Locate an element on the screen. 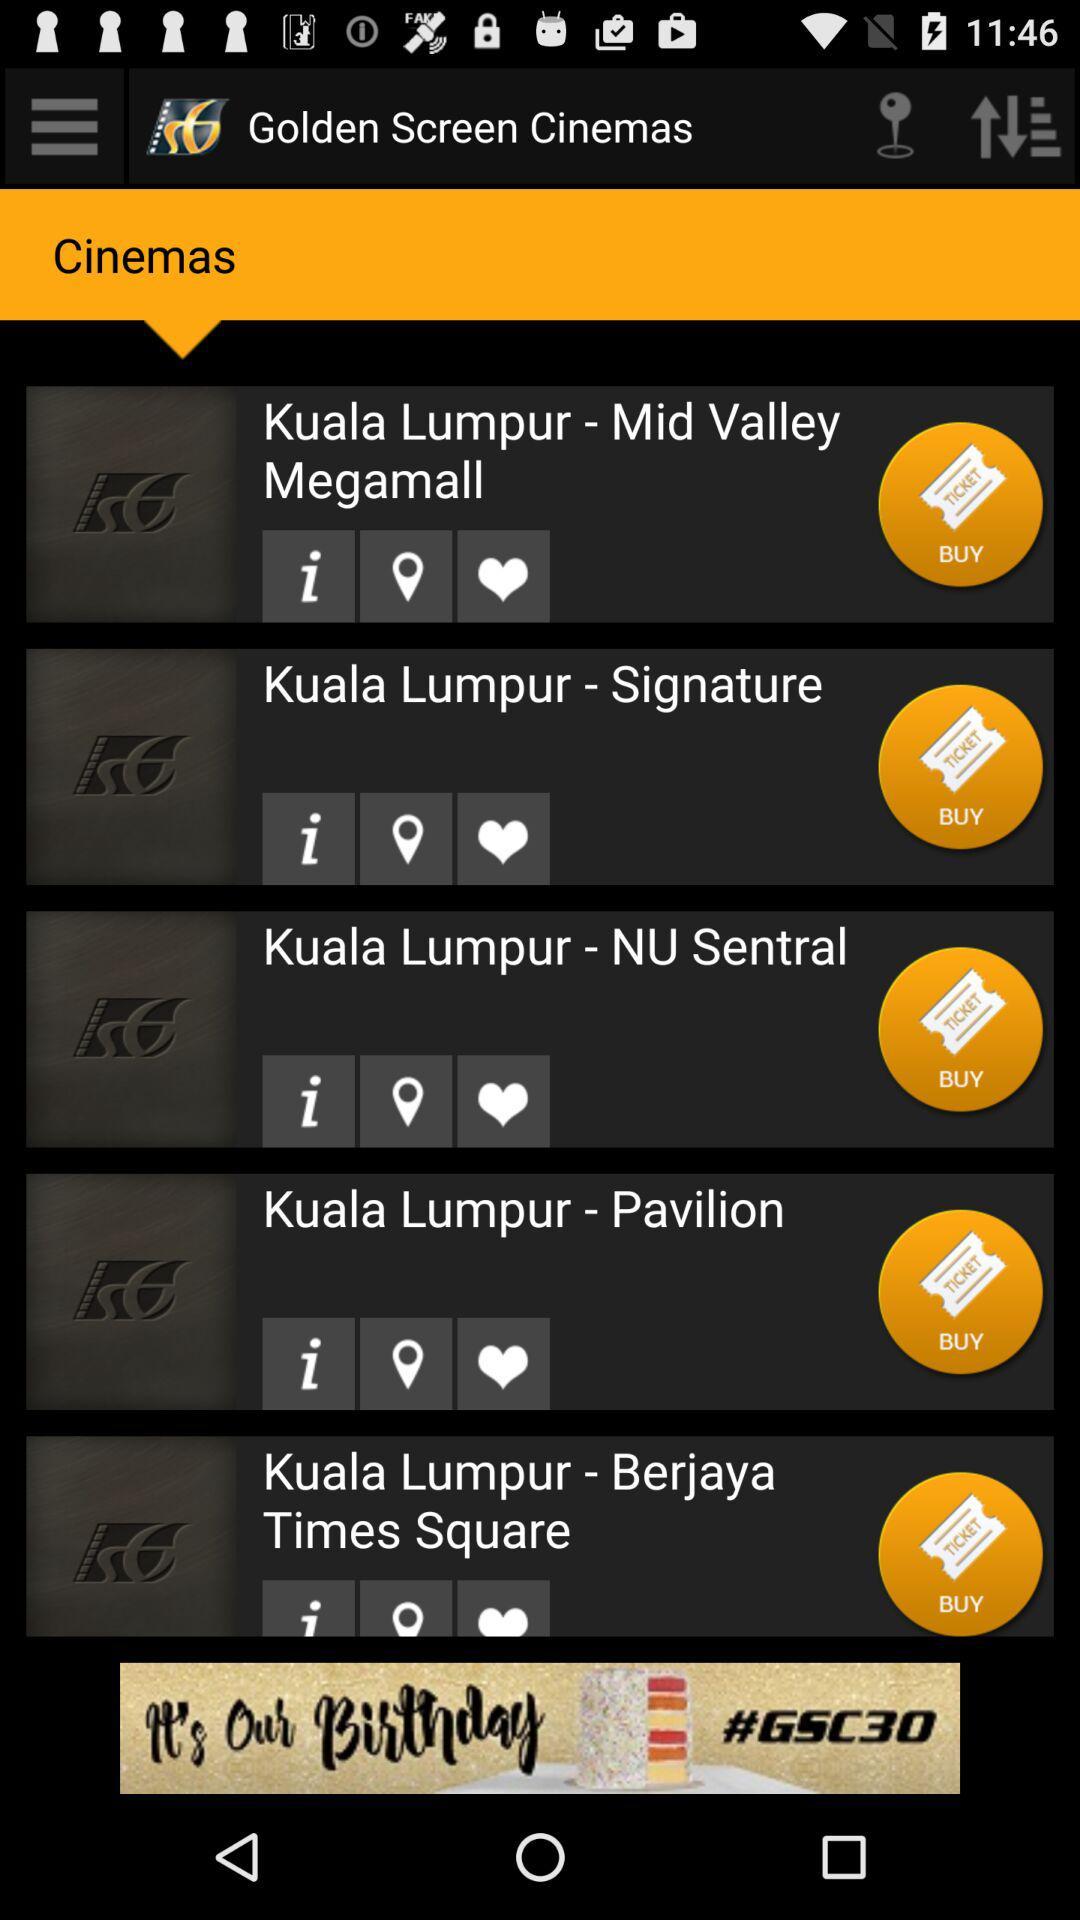 This screenshot has height=1920, width=1080. heart the video is located at coordinates (502, 575).